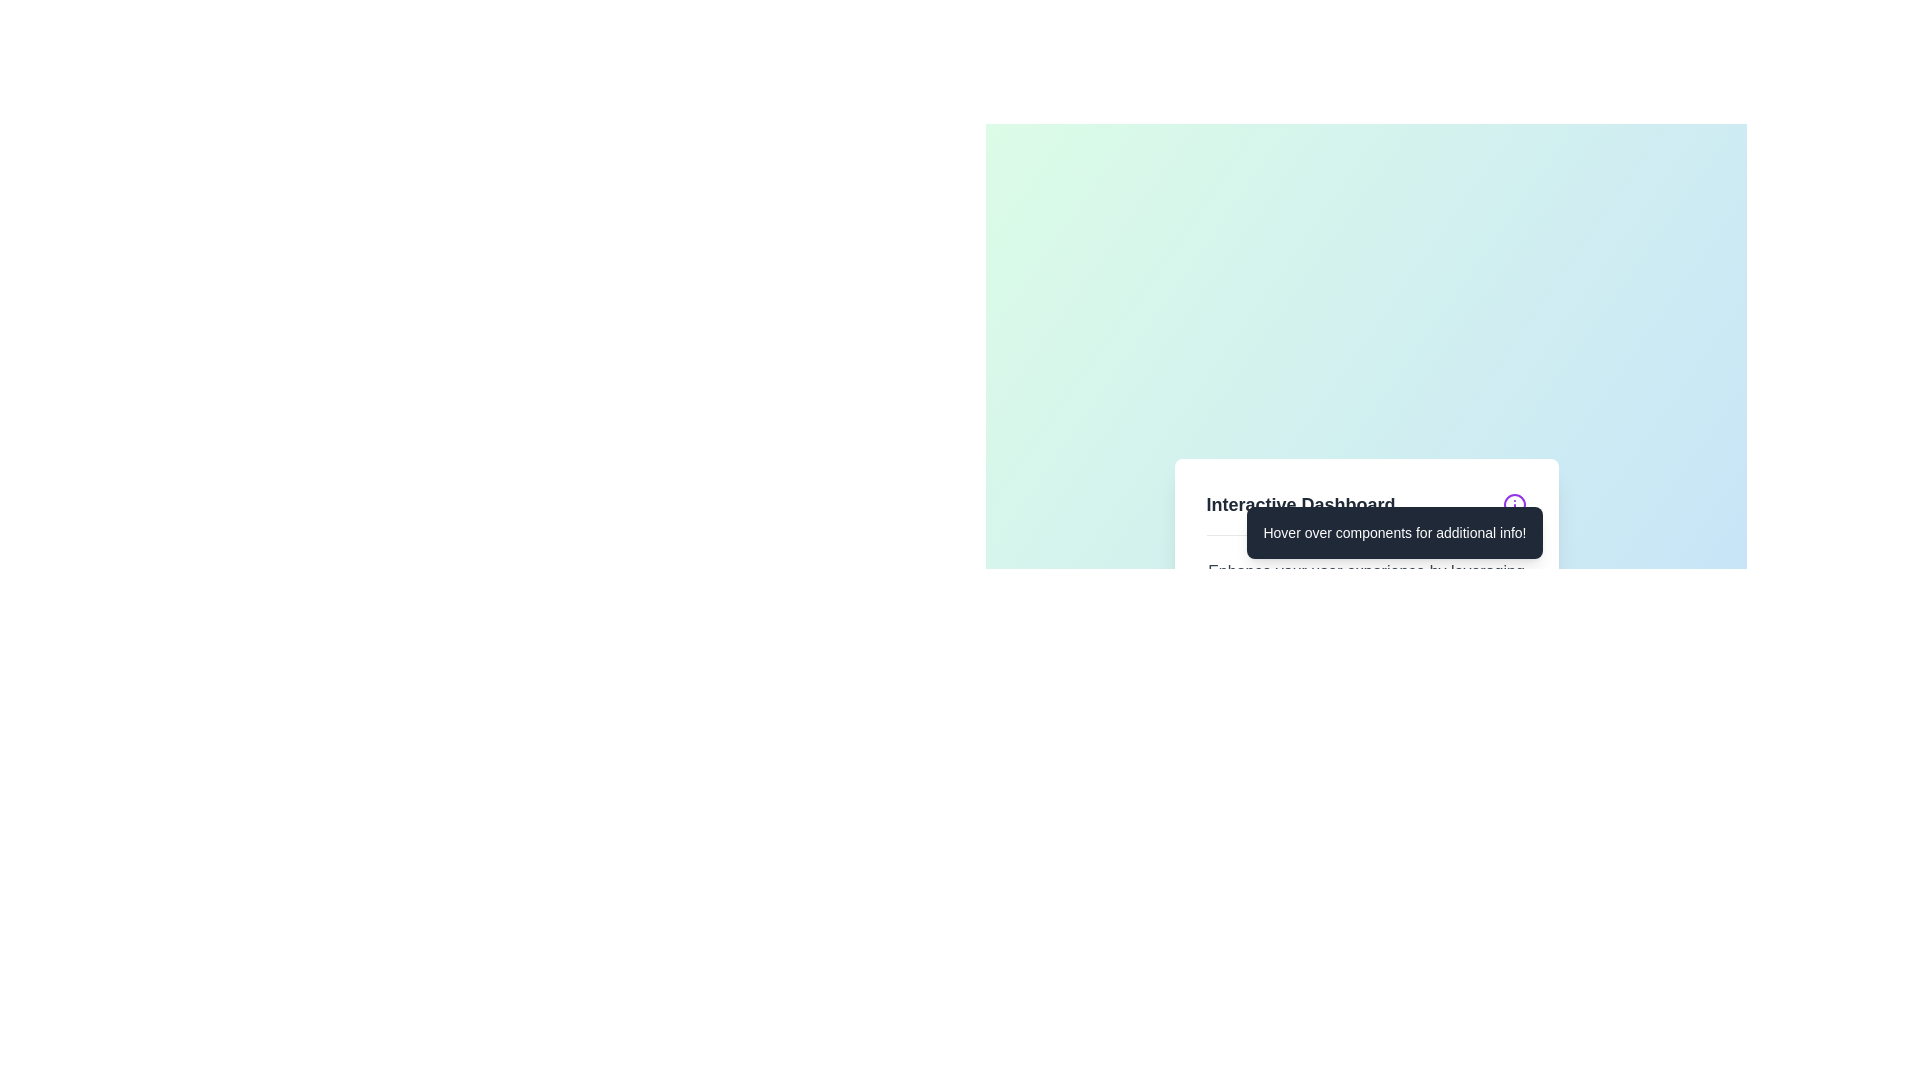 The width and height of the screenshot is (1920, 1080). What do you see at coordinates (1514, 504) in the screenshot?
I see `the SVG circle that serves as the information icon located at the top-right edge of the tooltip-like popup` at bounding box center [1514, 504].